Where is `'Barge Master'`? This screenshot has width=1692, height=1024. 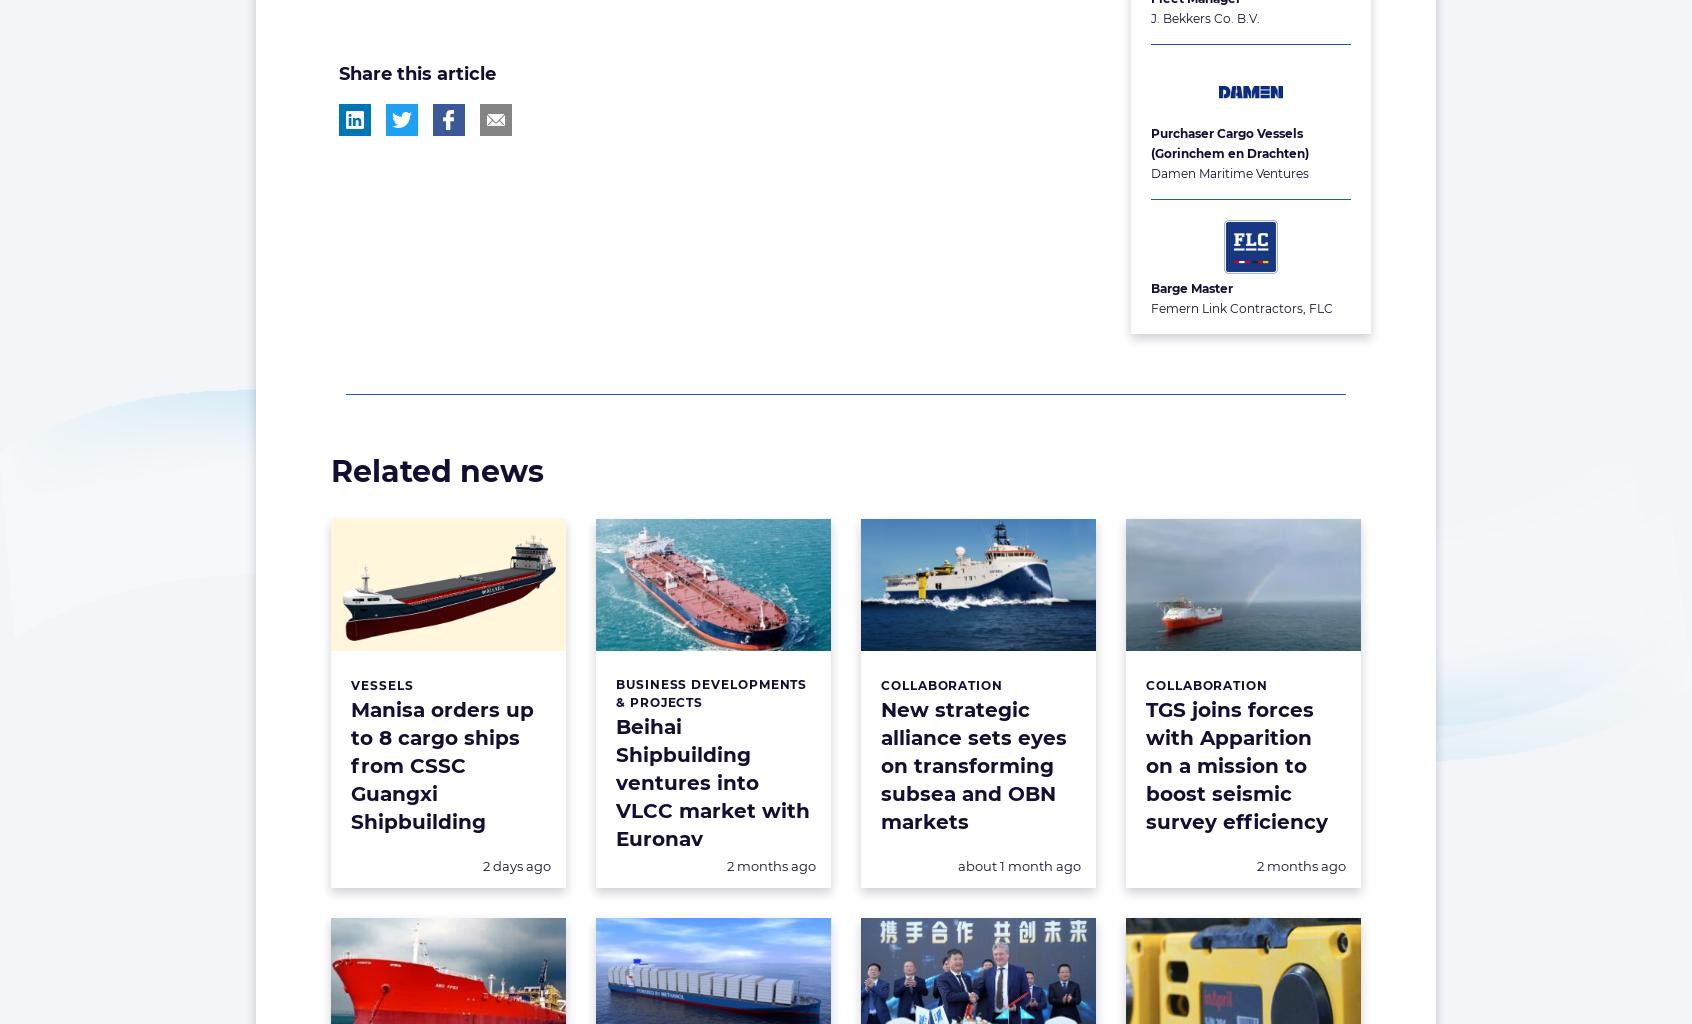 'Barge Master' is located at coordinates (1191, 288).